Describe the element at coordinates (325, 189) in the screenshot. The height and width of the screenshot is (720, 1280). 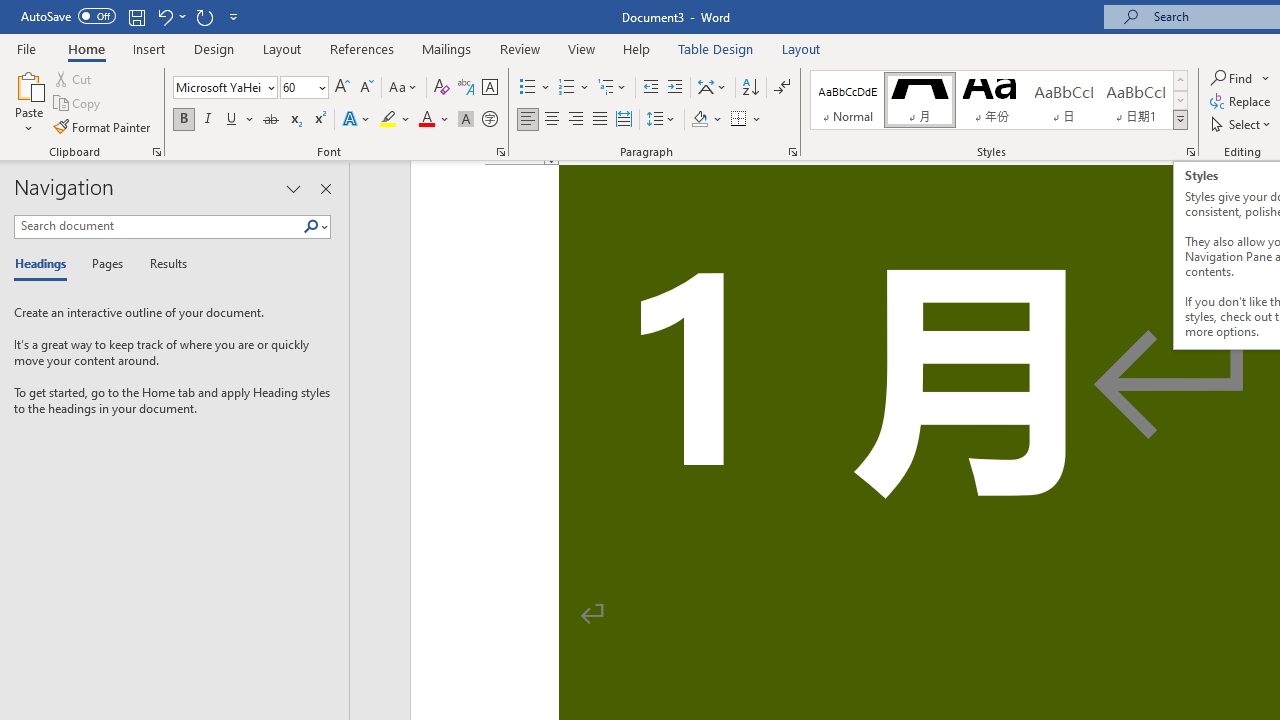
I see `'Close pane'` at that location.